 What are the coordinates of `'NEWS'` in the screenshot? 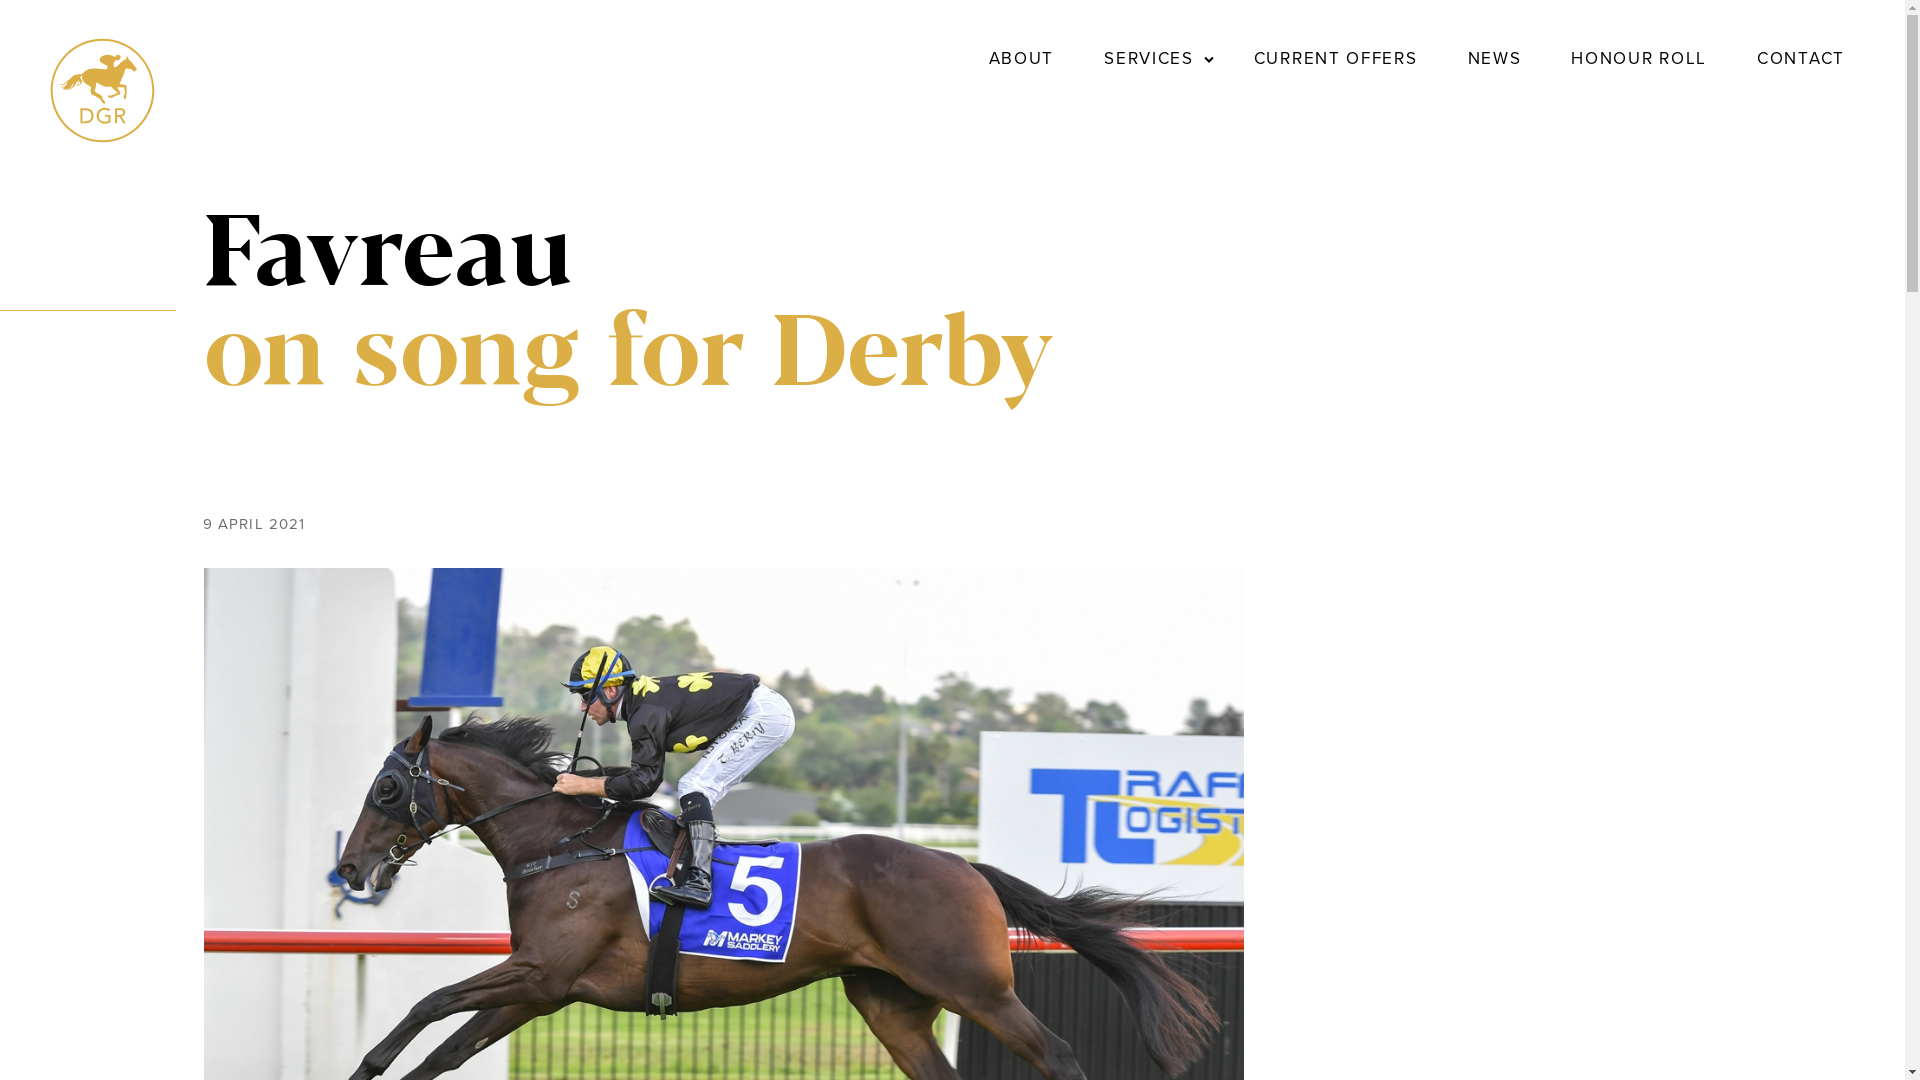 It's located at (1458, 57).